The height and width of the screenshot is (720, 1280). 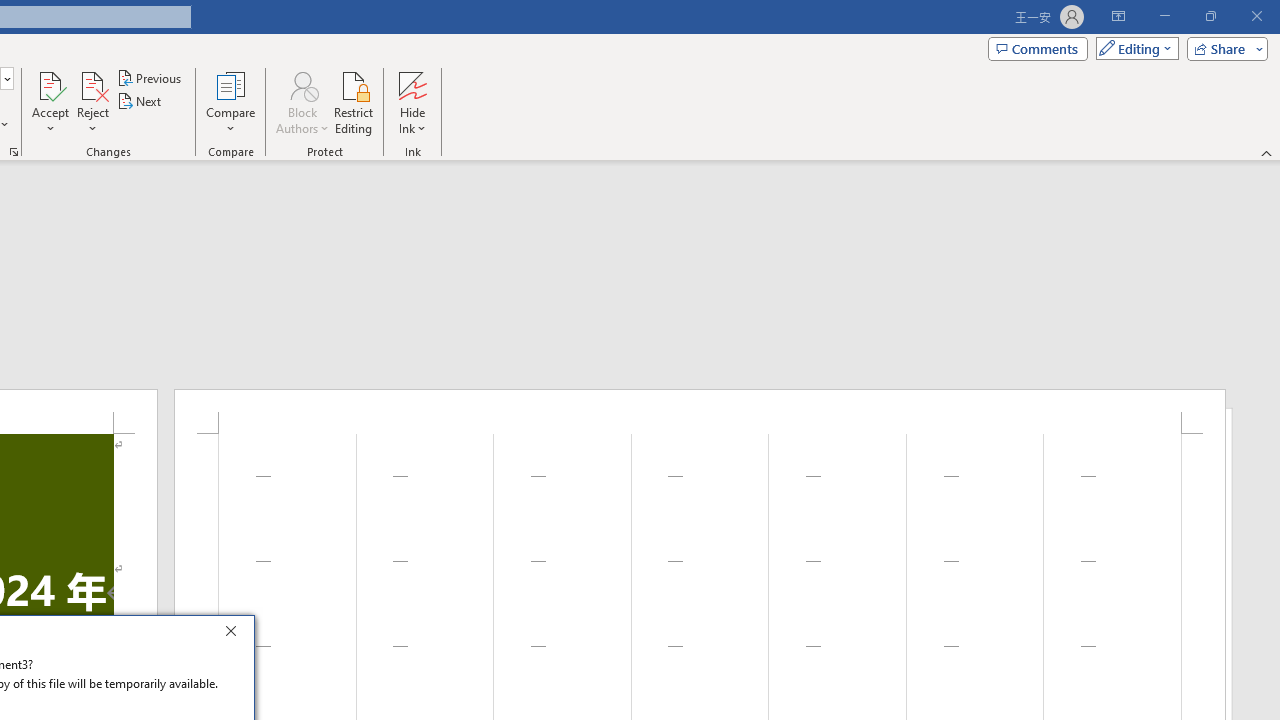 I want to click on 'Open', so click(x=6, y=77).